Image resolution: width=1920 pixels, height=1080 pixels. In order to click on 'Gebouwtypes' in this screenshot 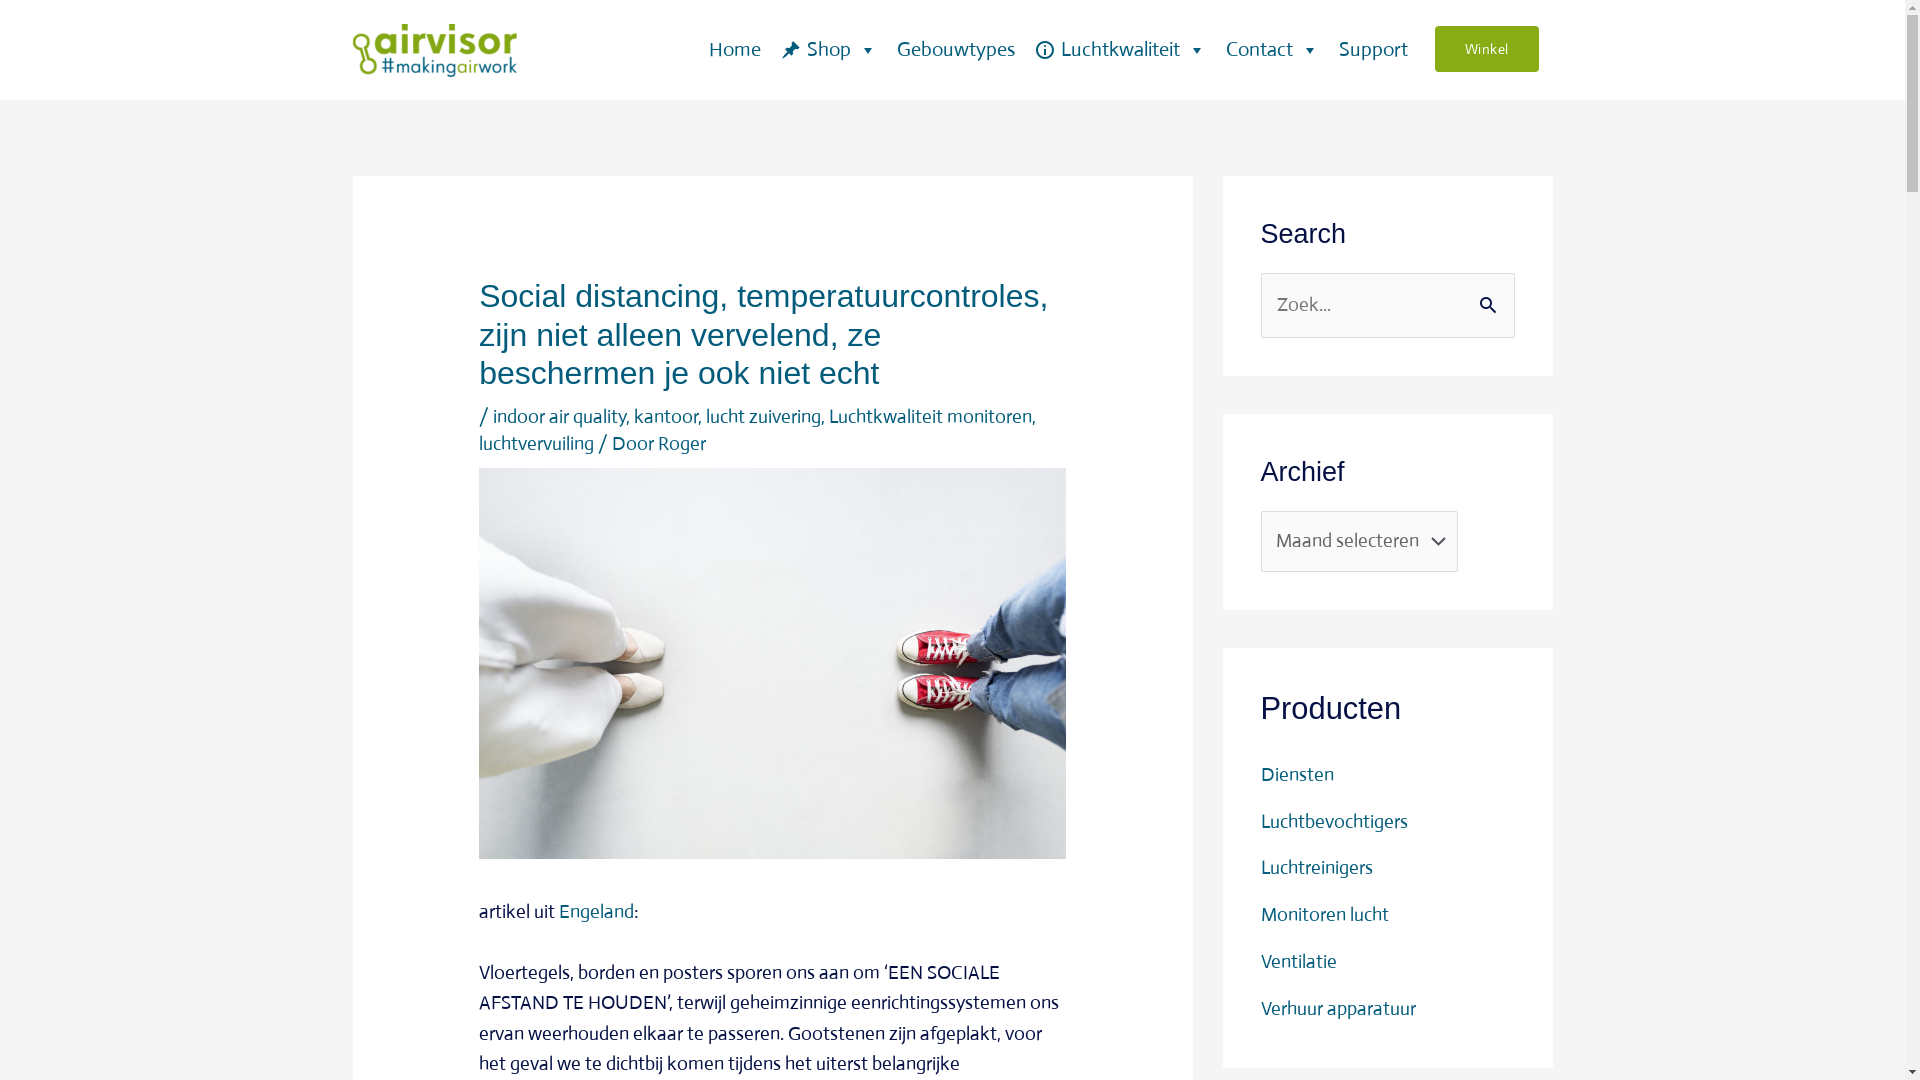, I will do `click(954, 49)`.